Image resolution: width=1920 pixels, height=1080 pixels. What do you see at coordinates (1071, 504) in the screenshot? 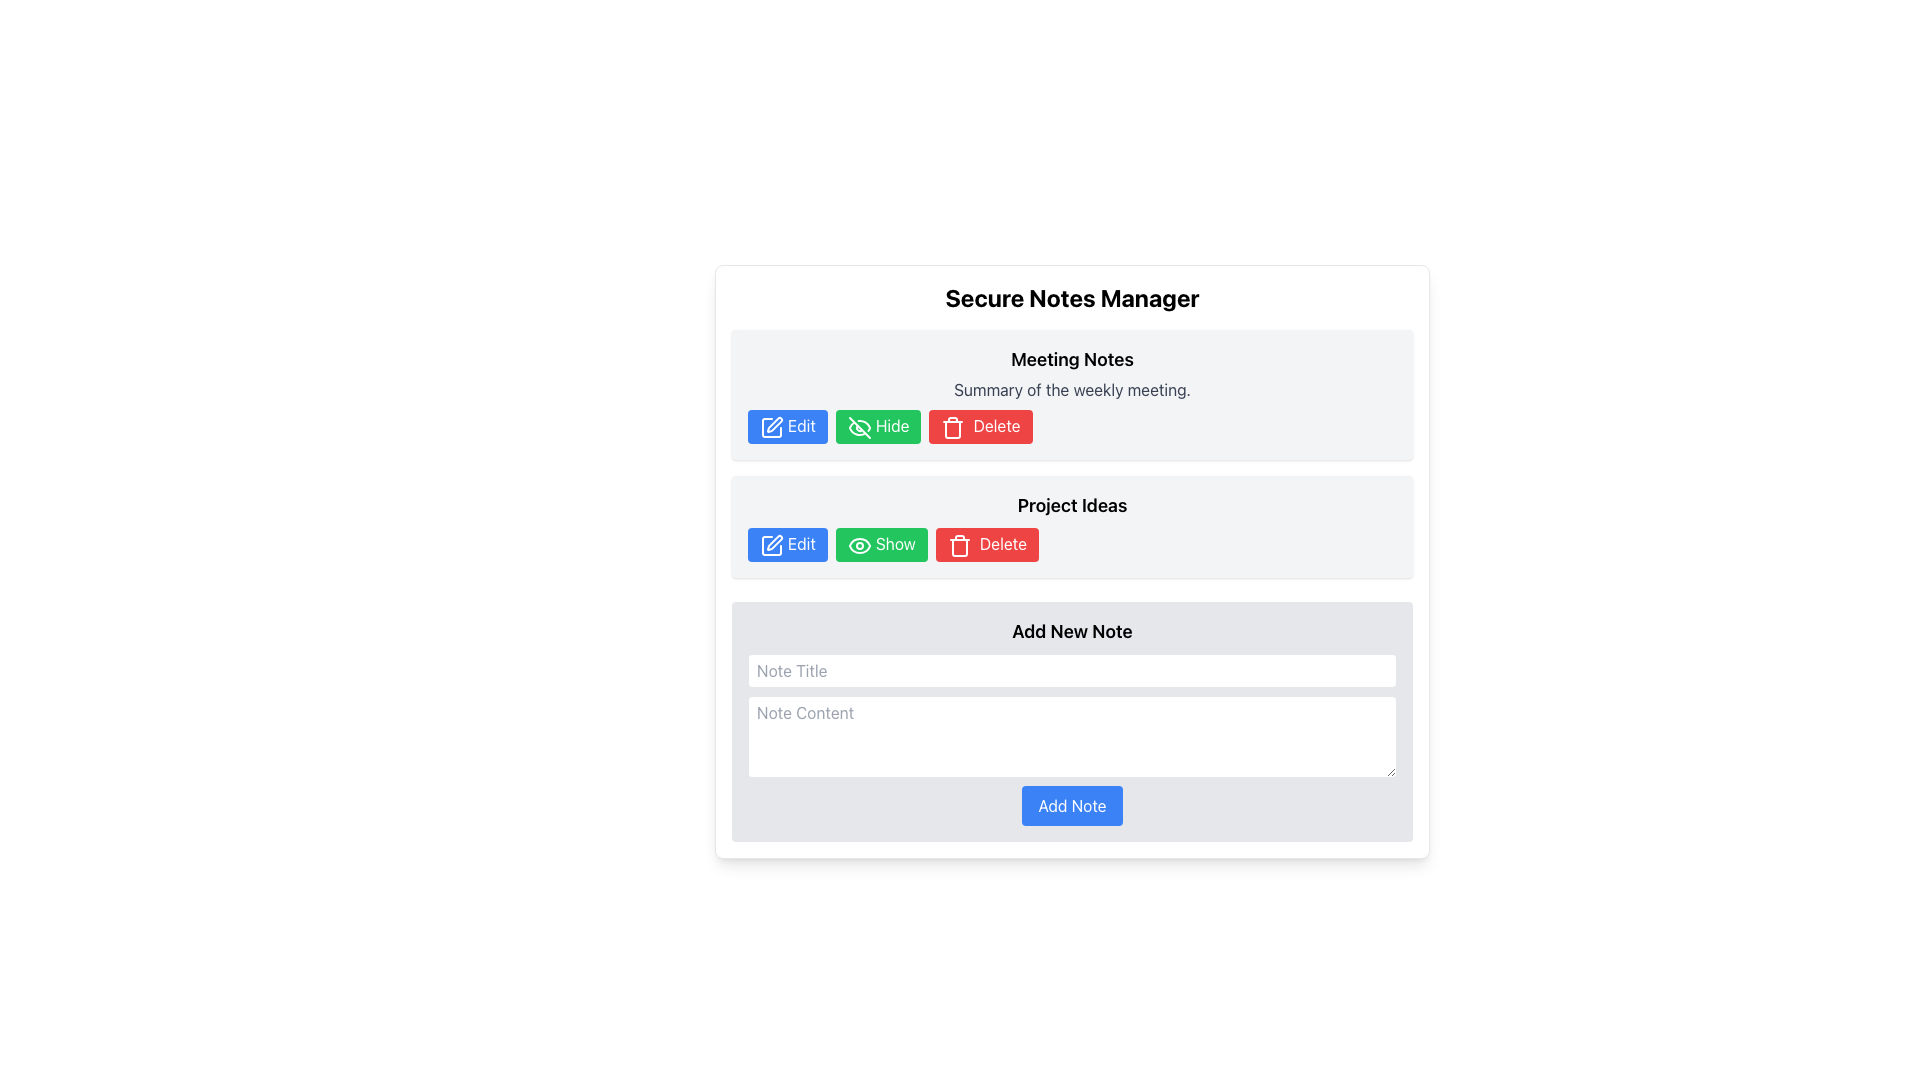
I see `the bold black text label reading 'Project Ideas', which is positioned below the 'Meeting Notes' section and above the action buttons` at bounding box center [1071, 504].